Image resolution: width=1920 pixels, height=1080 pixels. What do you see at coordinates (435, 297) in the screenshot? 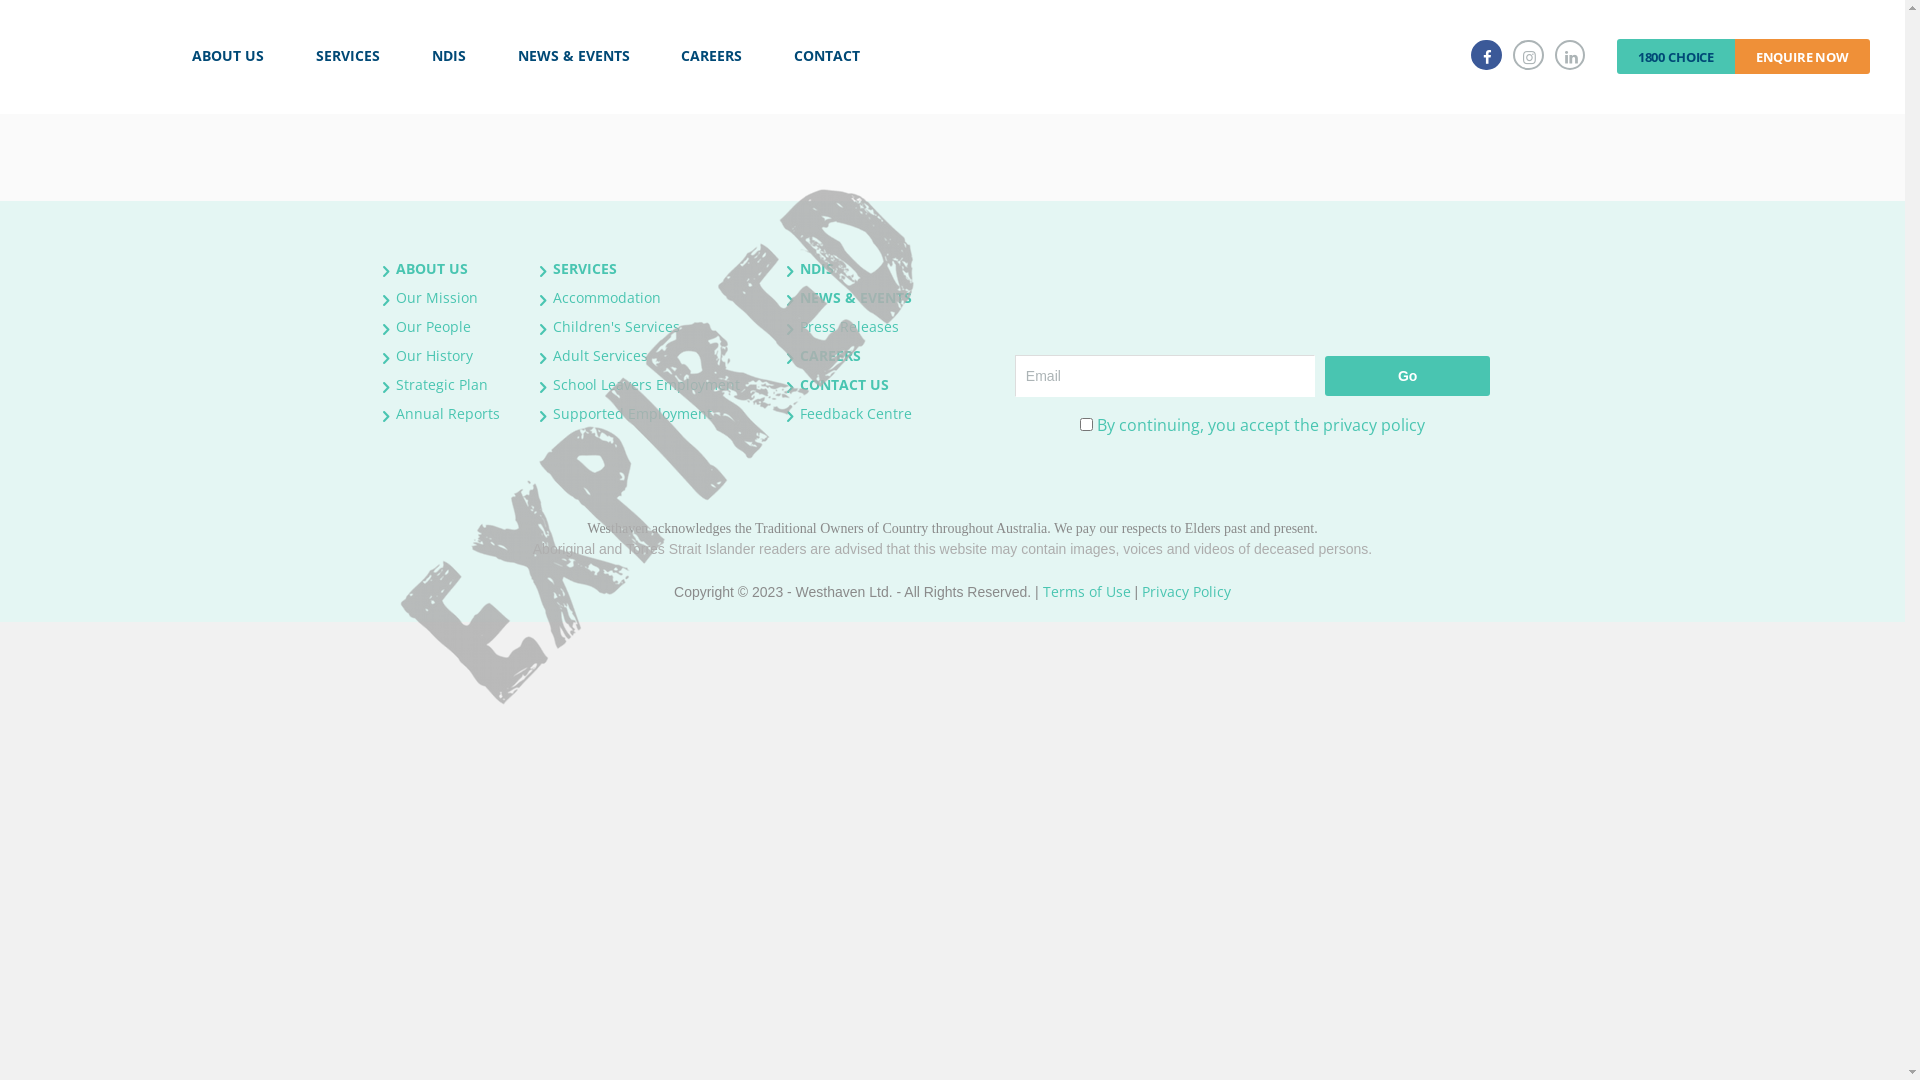
I see `'Our Mission'` at bounding box center [435, 297].